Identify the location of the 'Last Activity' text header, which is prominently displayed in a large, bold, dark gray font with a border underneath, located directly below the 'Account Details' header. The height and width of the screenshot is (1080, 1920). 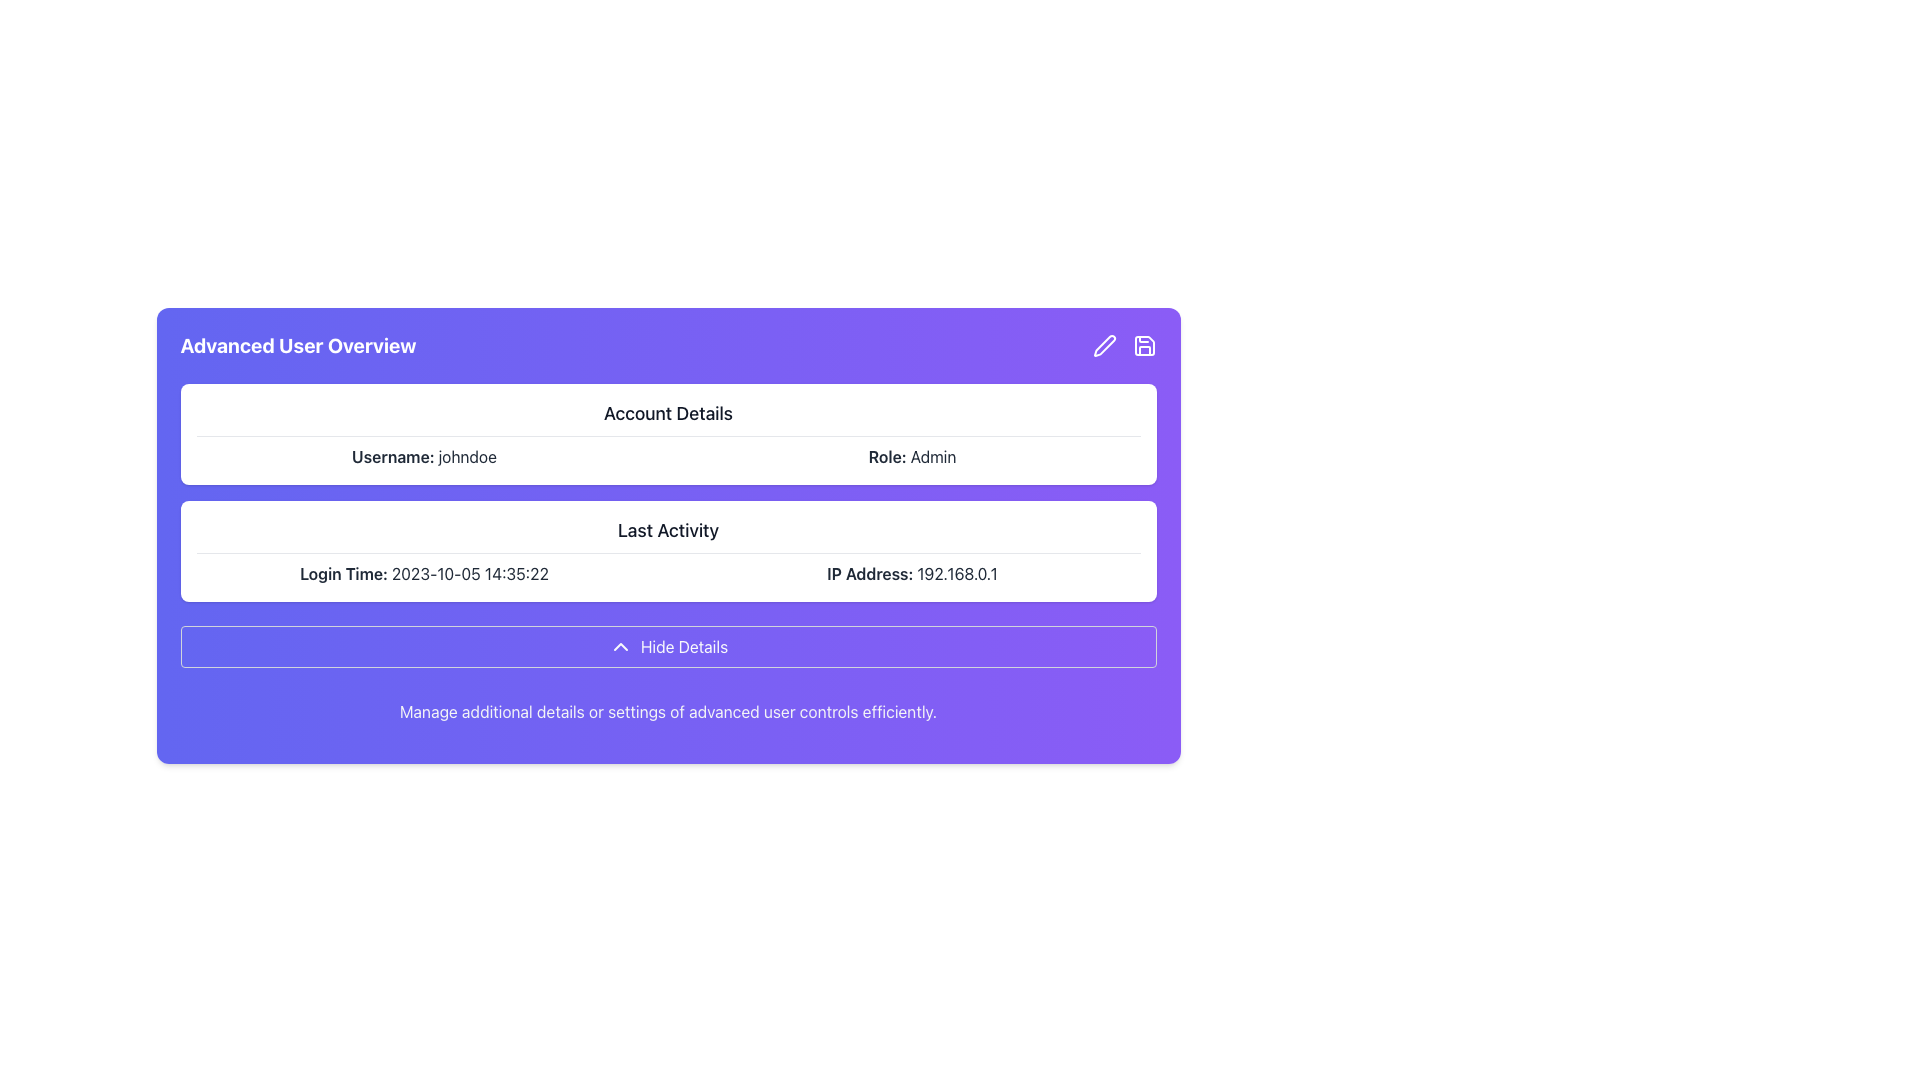
(668, 534).